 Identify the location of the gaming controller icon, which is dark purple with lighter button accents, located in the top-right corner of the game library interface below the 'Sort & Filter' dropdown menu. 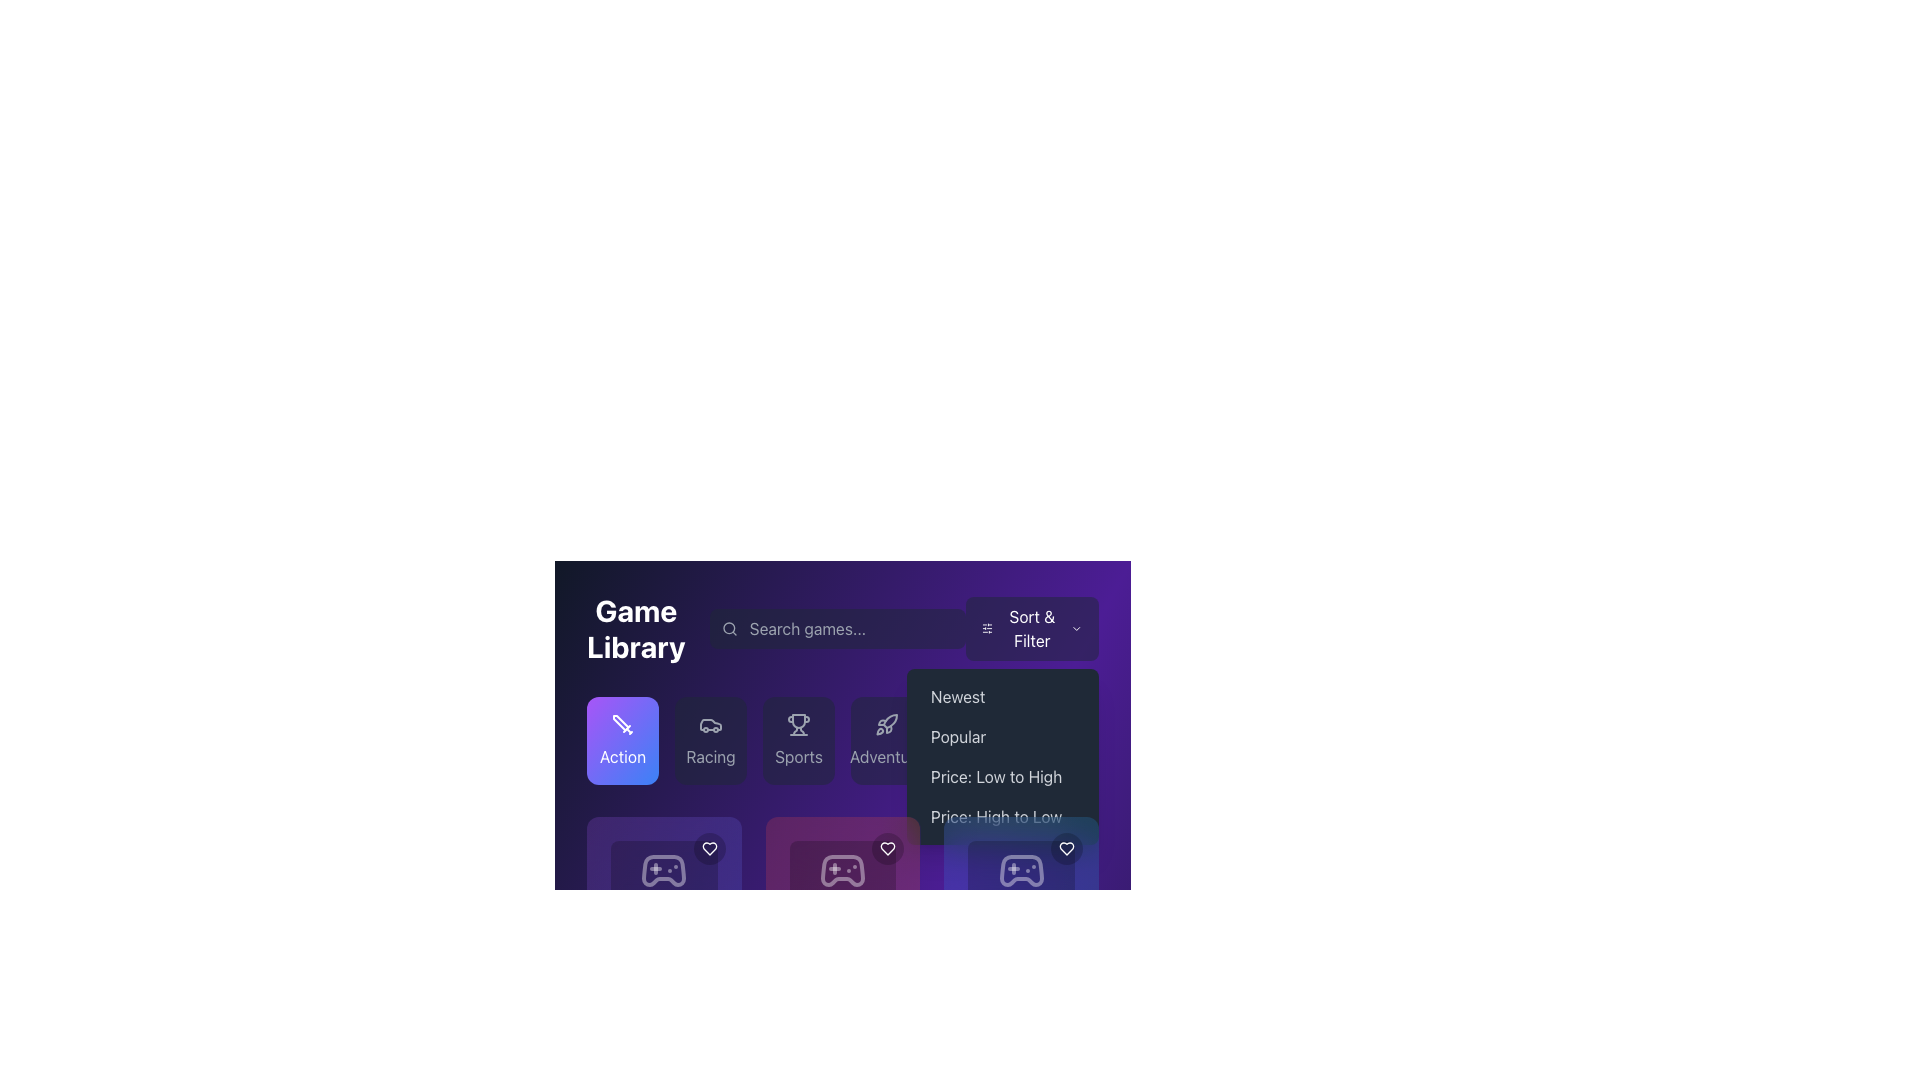
(1021, 870).